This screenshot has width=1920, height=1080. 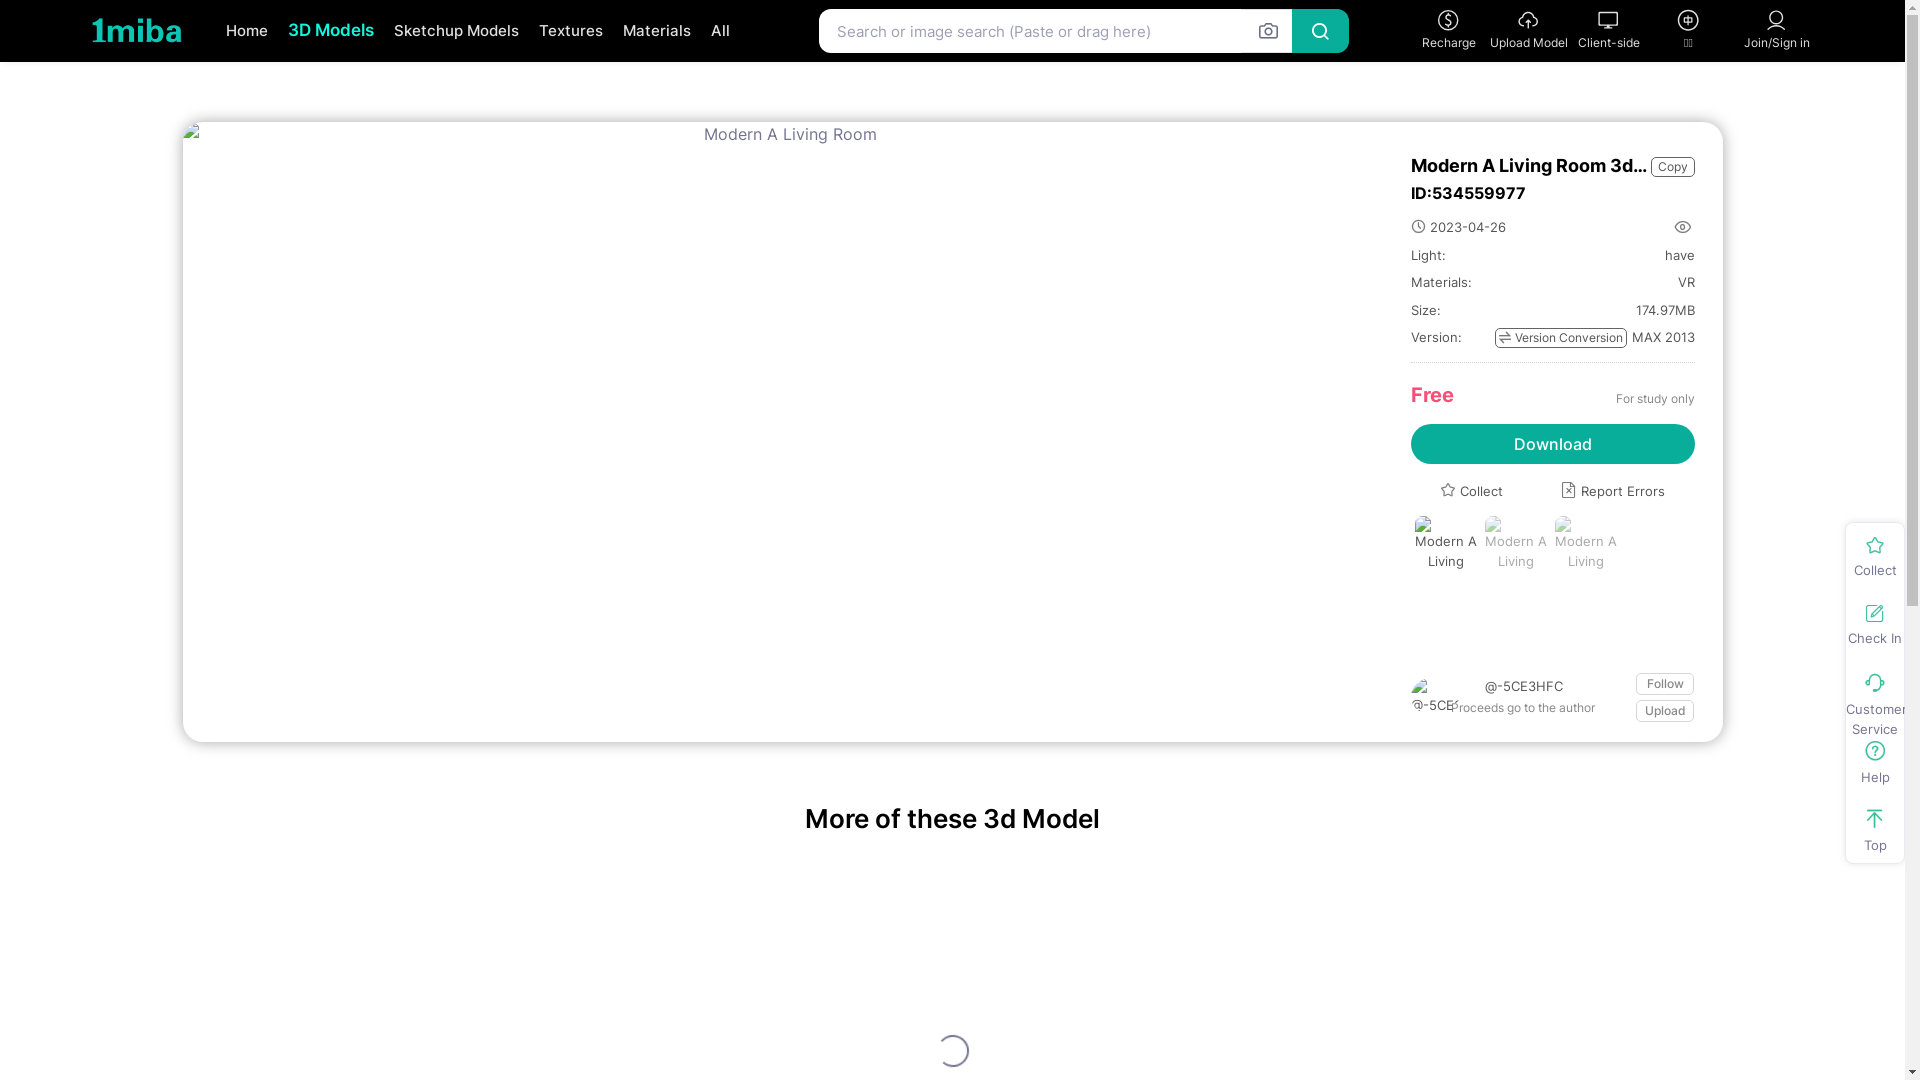 What do you see at coordinates (331, 30) in the screenshot?
I see `'3D Models'` at bounding box center [331, 30].